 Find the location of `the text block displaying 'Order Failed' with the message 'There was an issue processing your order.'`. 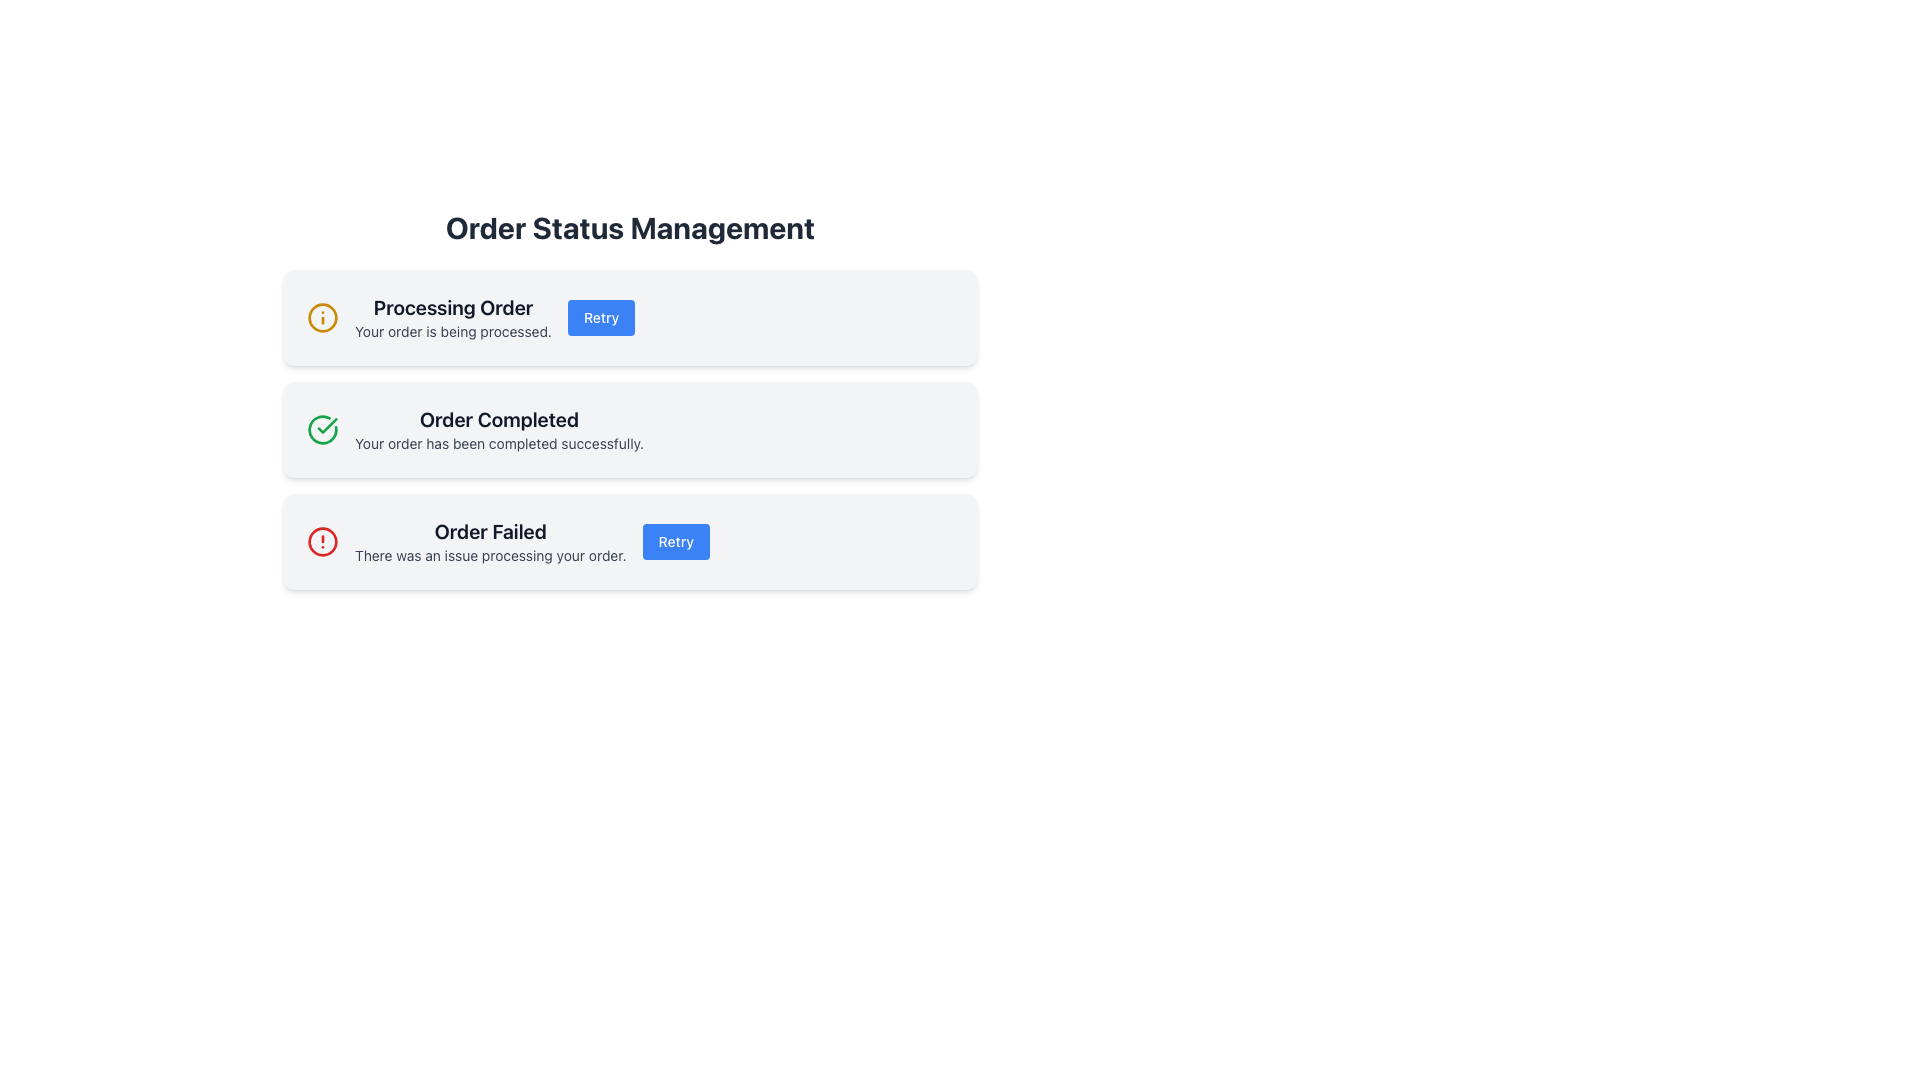

the text block displaying 'Order Failed' with the message 'There was an issue processing your order.' is located at coordinates (490, 542).